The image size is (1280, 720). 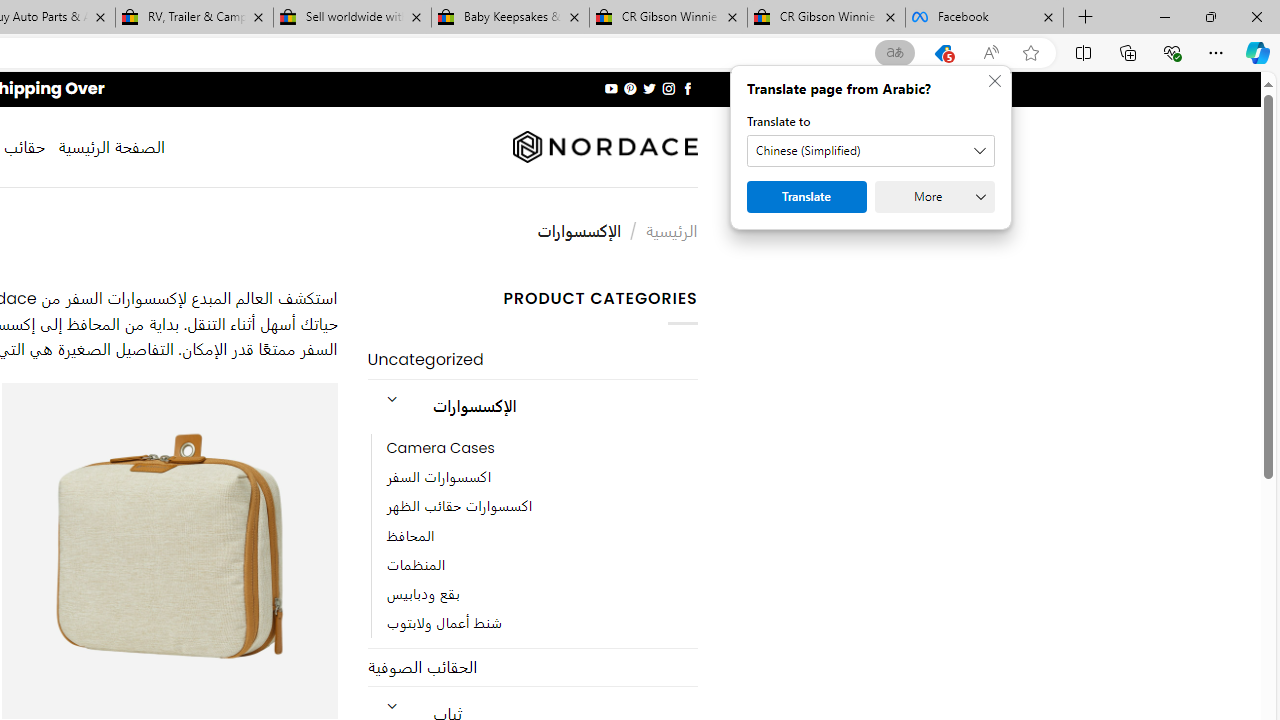 What do you see at coordinates (194, 17) in the screenshot?
I see `'RV, Trailer & Camper Steps & Ladders for sale | eBay'` at bounding box center [194, 17].